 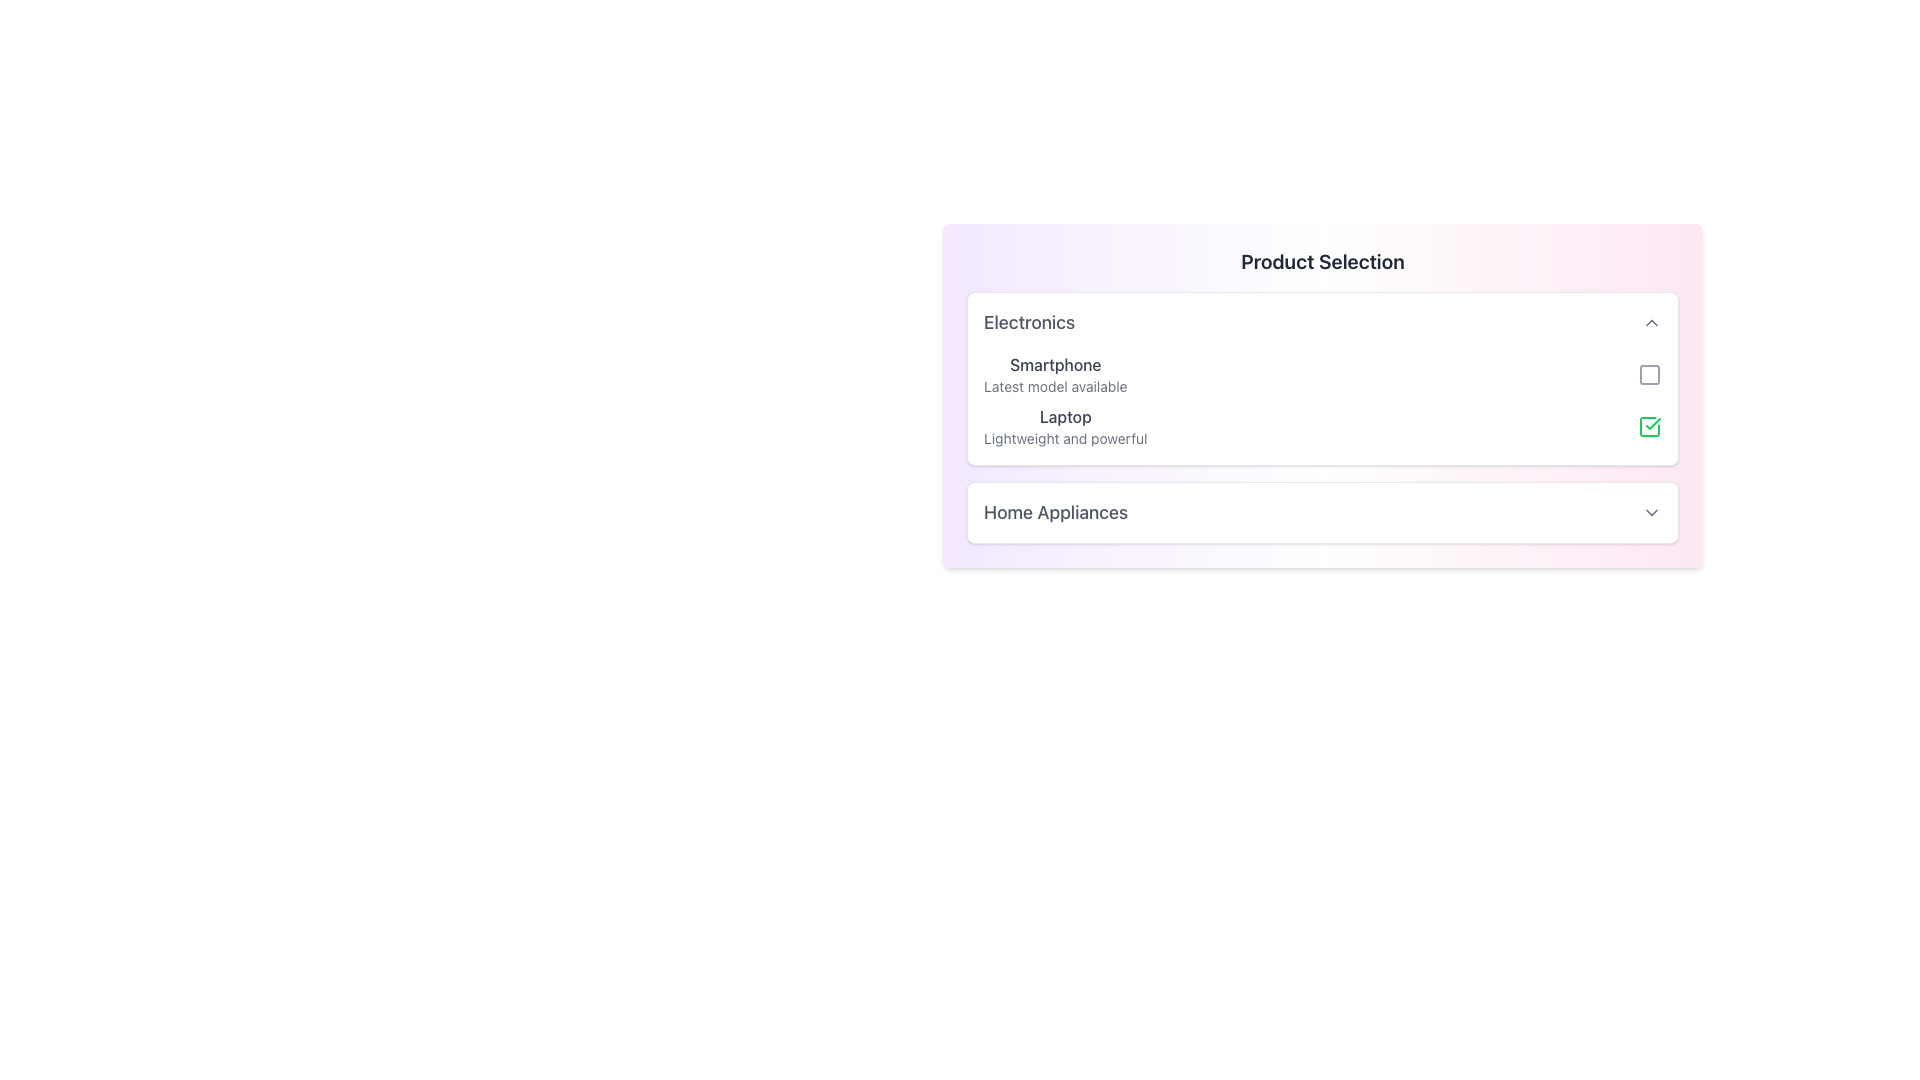 I want to click on the state of the green checkmark icon located within the 'Product Selection' panel, positioned next to the 'Laptop' description in the 'Electronics' list, so click(x=1653, y=423).